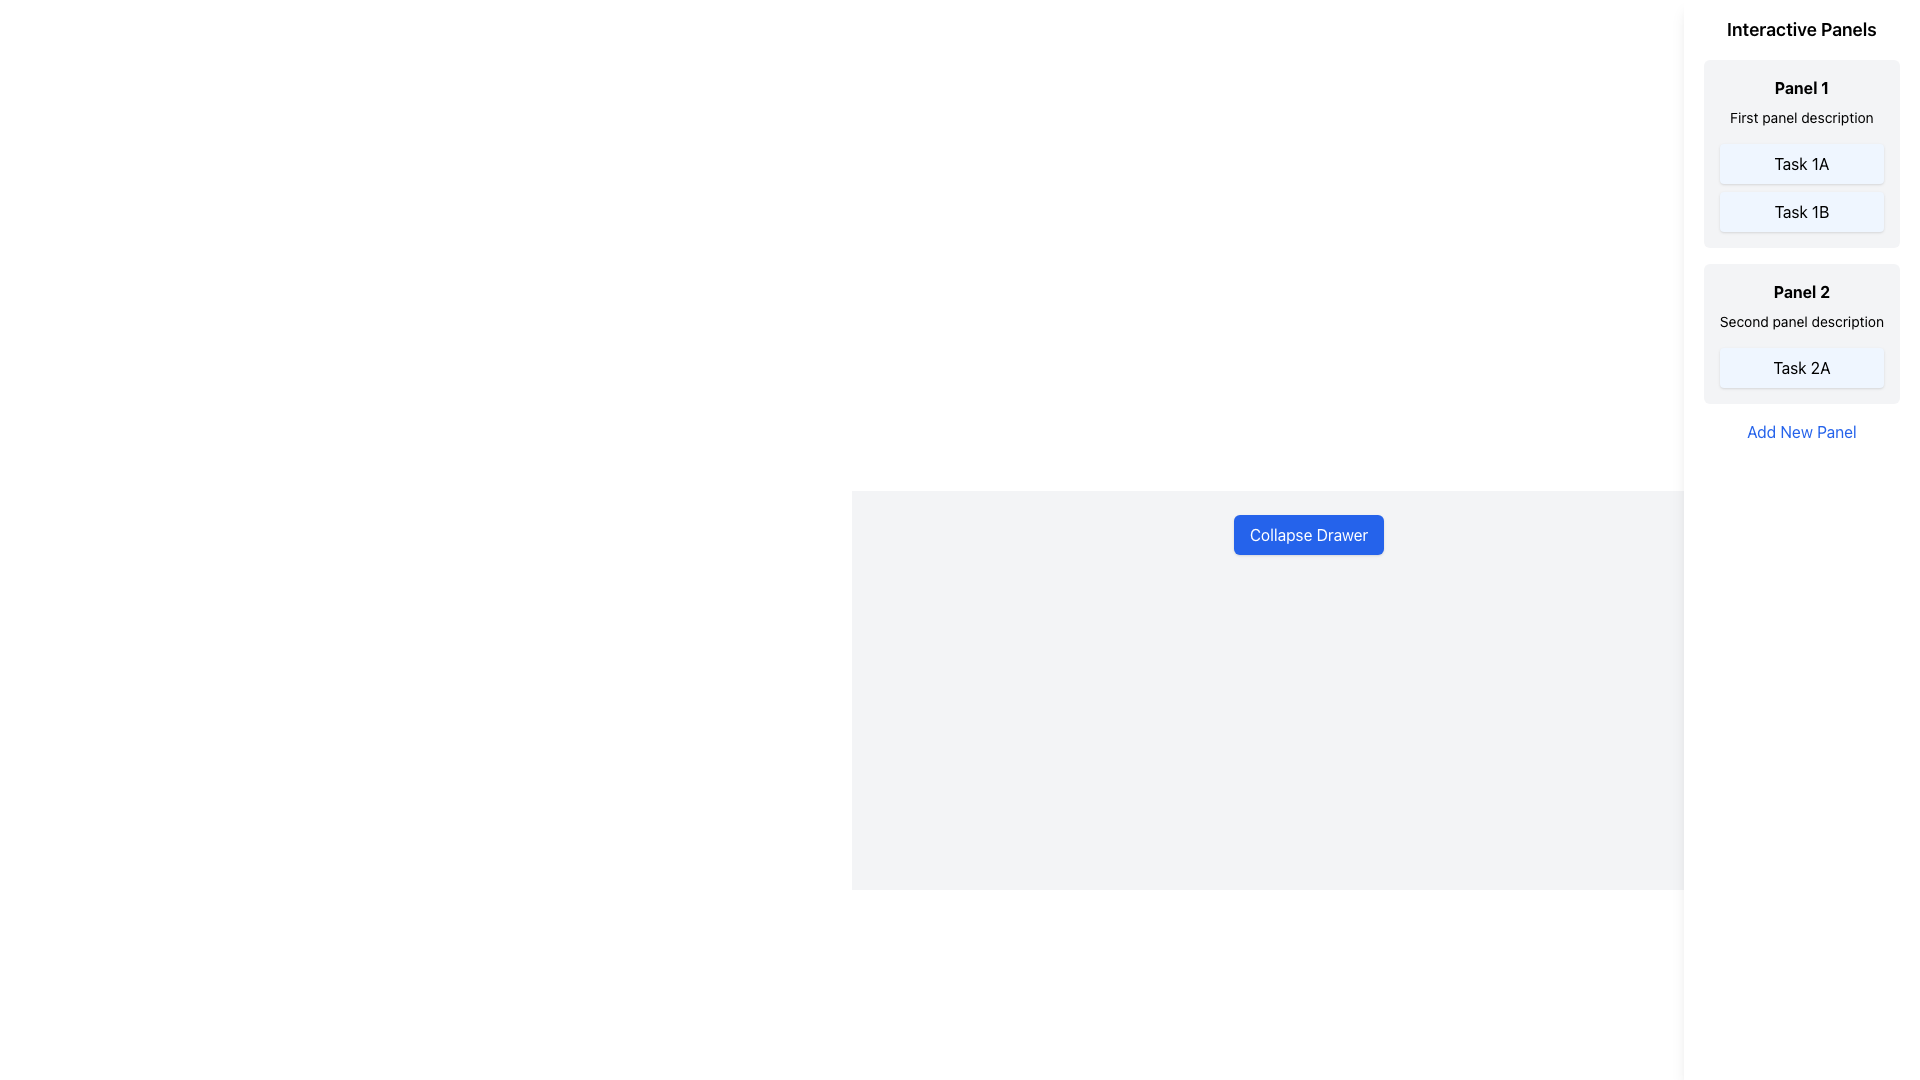  What do you see at coordinates (1801, 367) in the screenshot?
I see `the 'Task 2A' button with a light blue background located in 'Panel 2' of the 'Interactive Panels' section` at bounding box center [1801, 367].